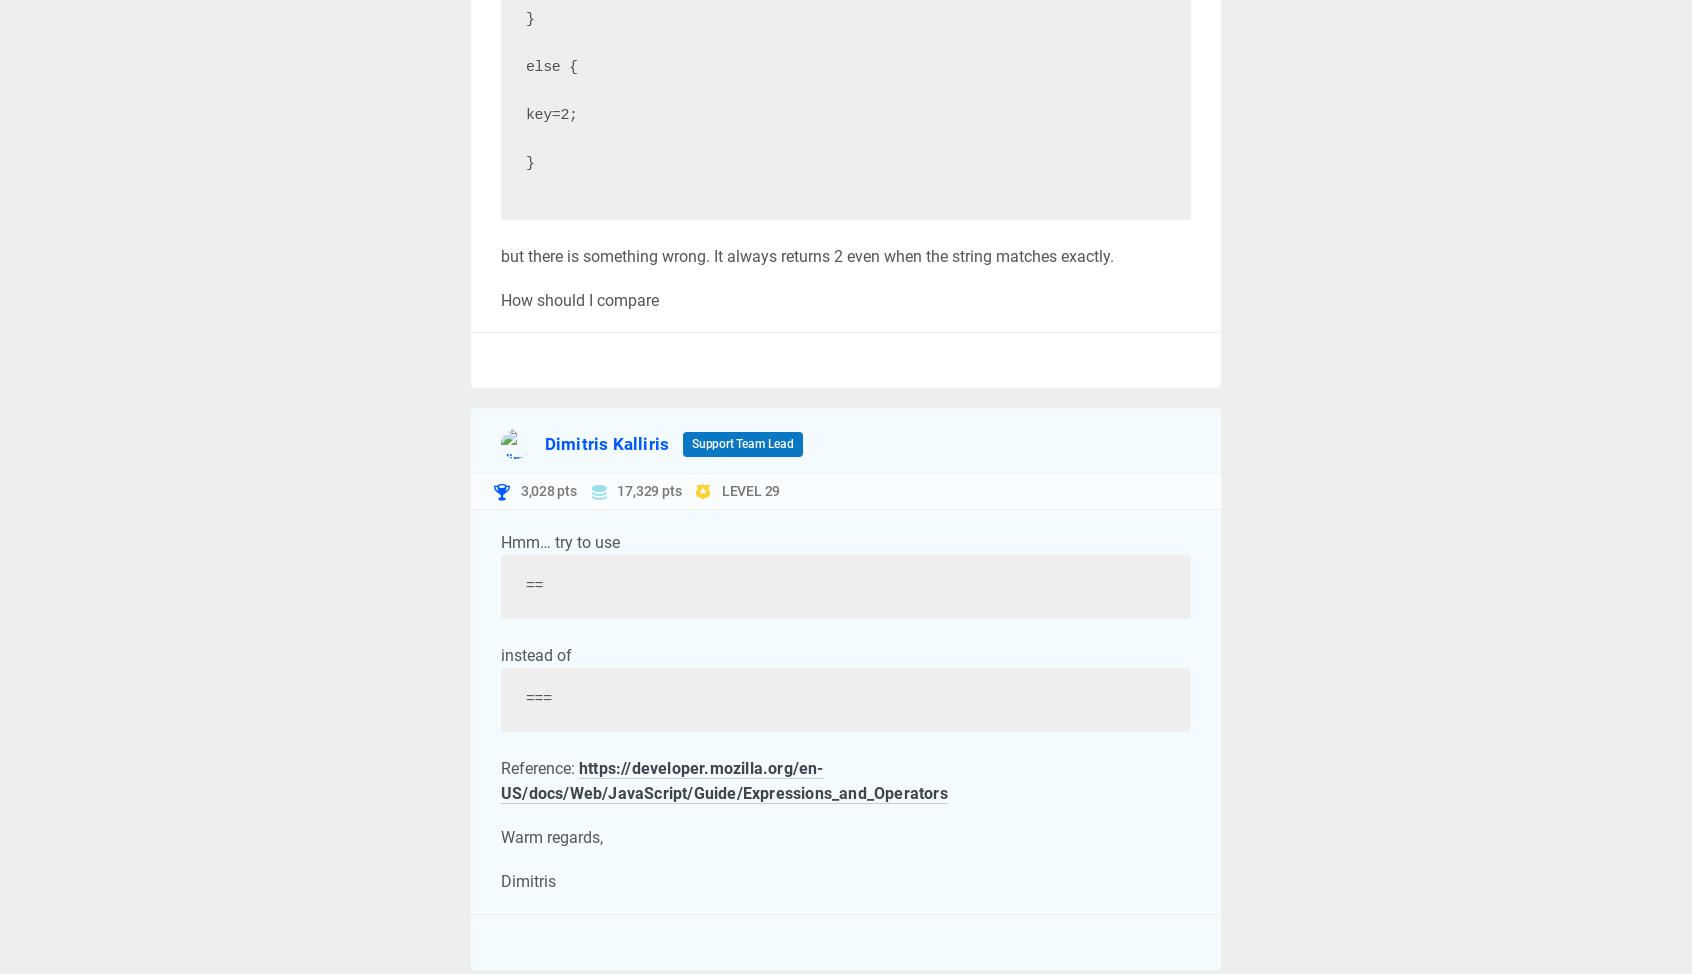 The height and width of the screenshot is (974, 1692). What do you see at coordinates (501, 779) in the screenshot?
I see `'https://developer.mozilla.org/en-US/docs/Web/JavaScript/Guide/Expressions_and_Operators'` at bounding box center [501, 779].